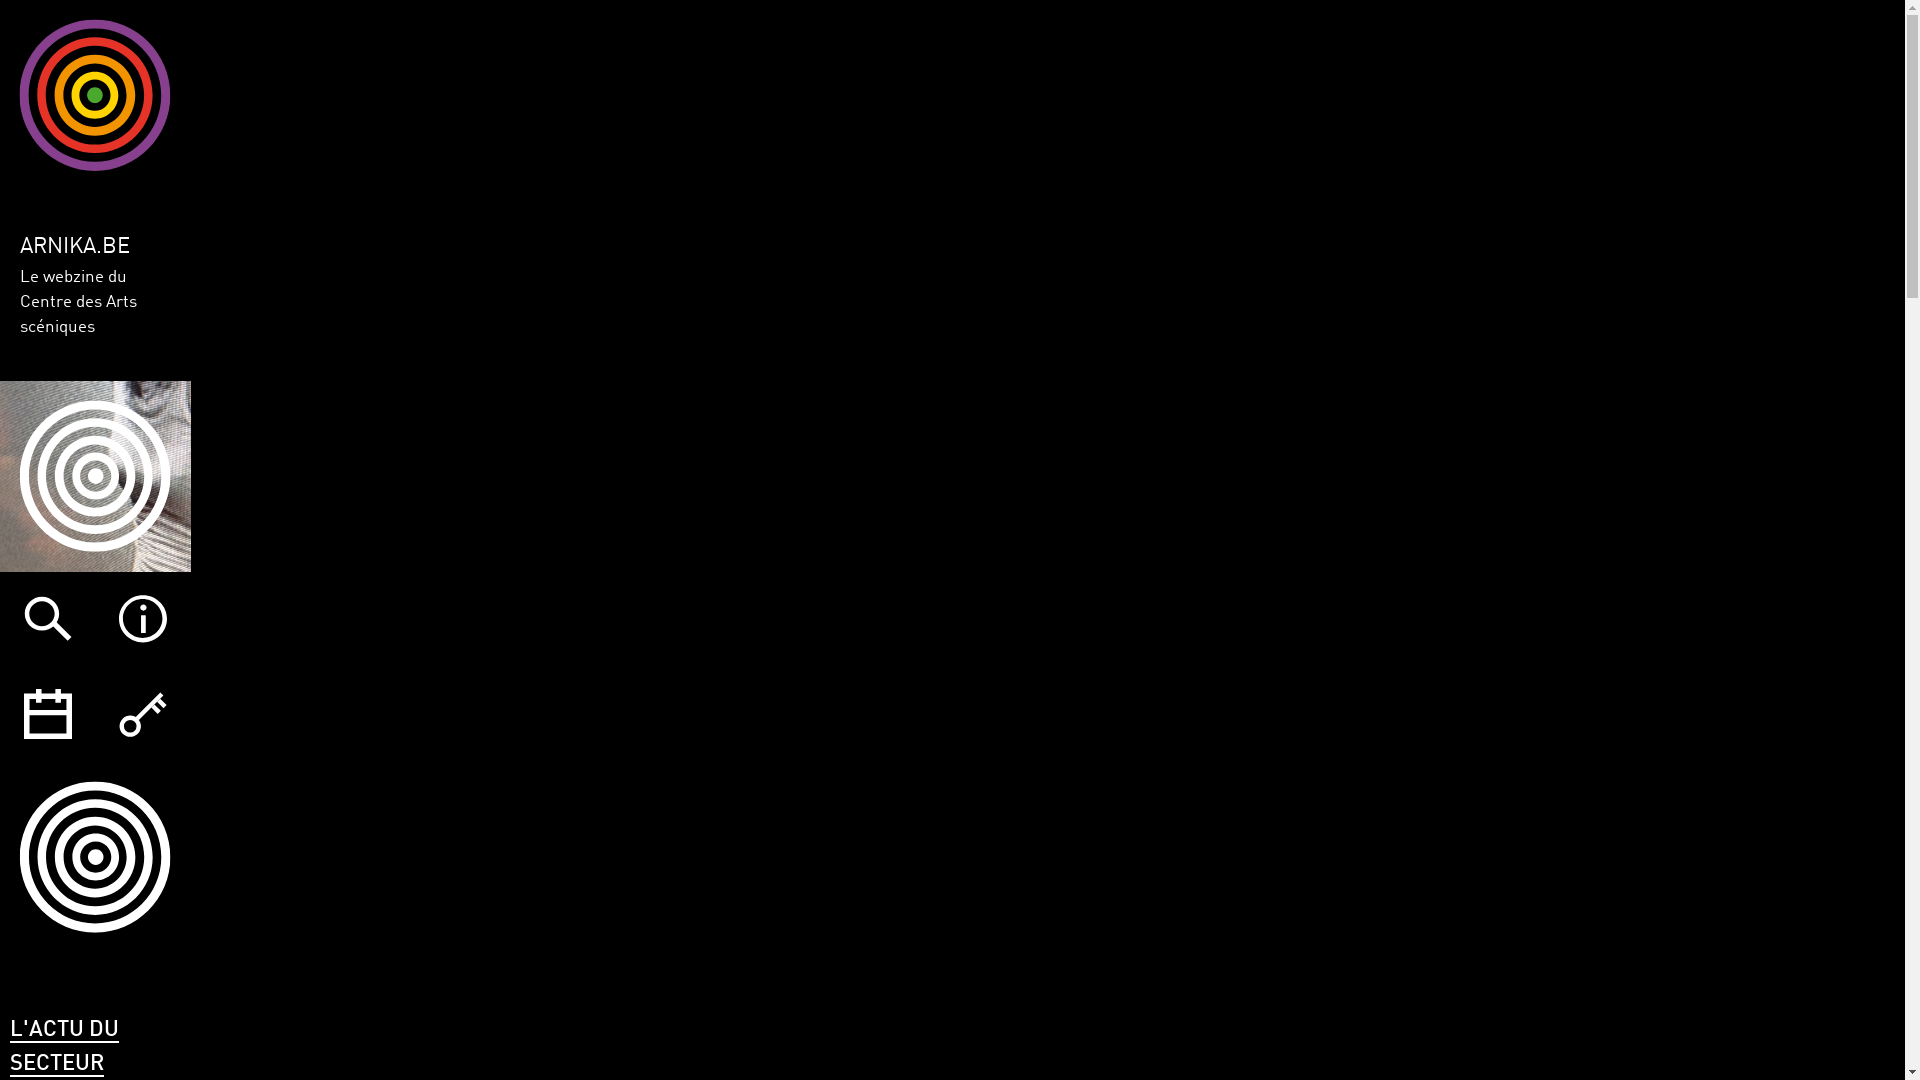 The width and height of the screenshot is (1920, 1080). What do you see at coordinates (47, 618) in the screenshot?
I see `'Recherche'` at bounding box center [47, 618].